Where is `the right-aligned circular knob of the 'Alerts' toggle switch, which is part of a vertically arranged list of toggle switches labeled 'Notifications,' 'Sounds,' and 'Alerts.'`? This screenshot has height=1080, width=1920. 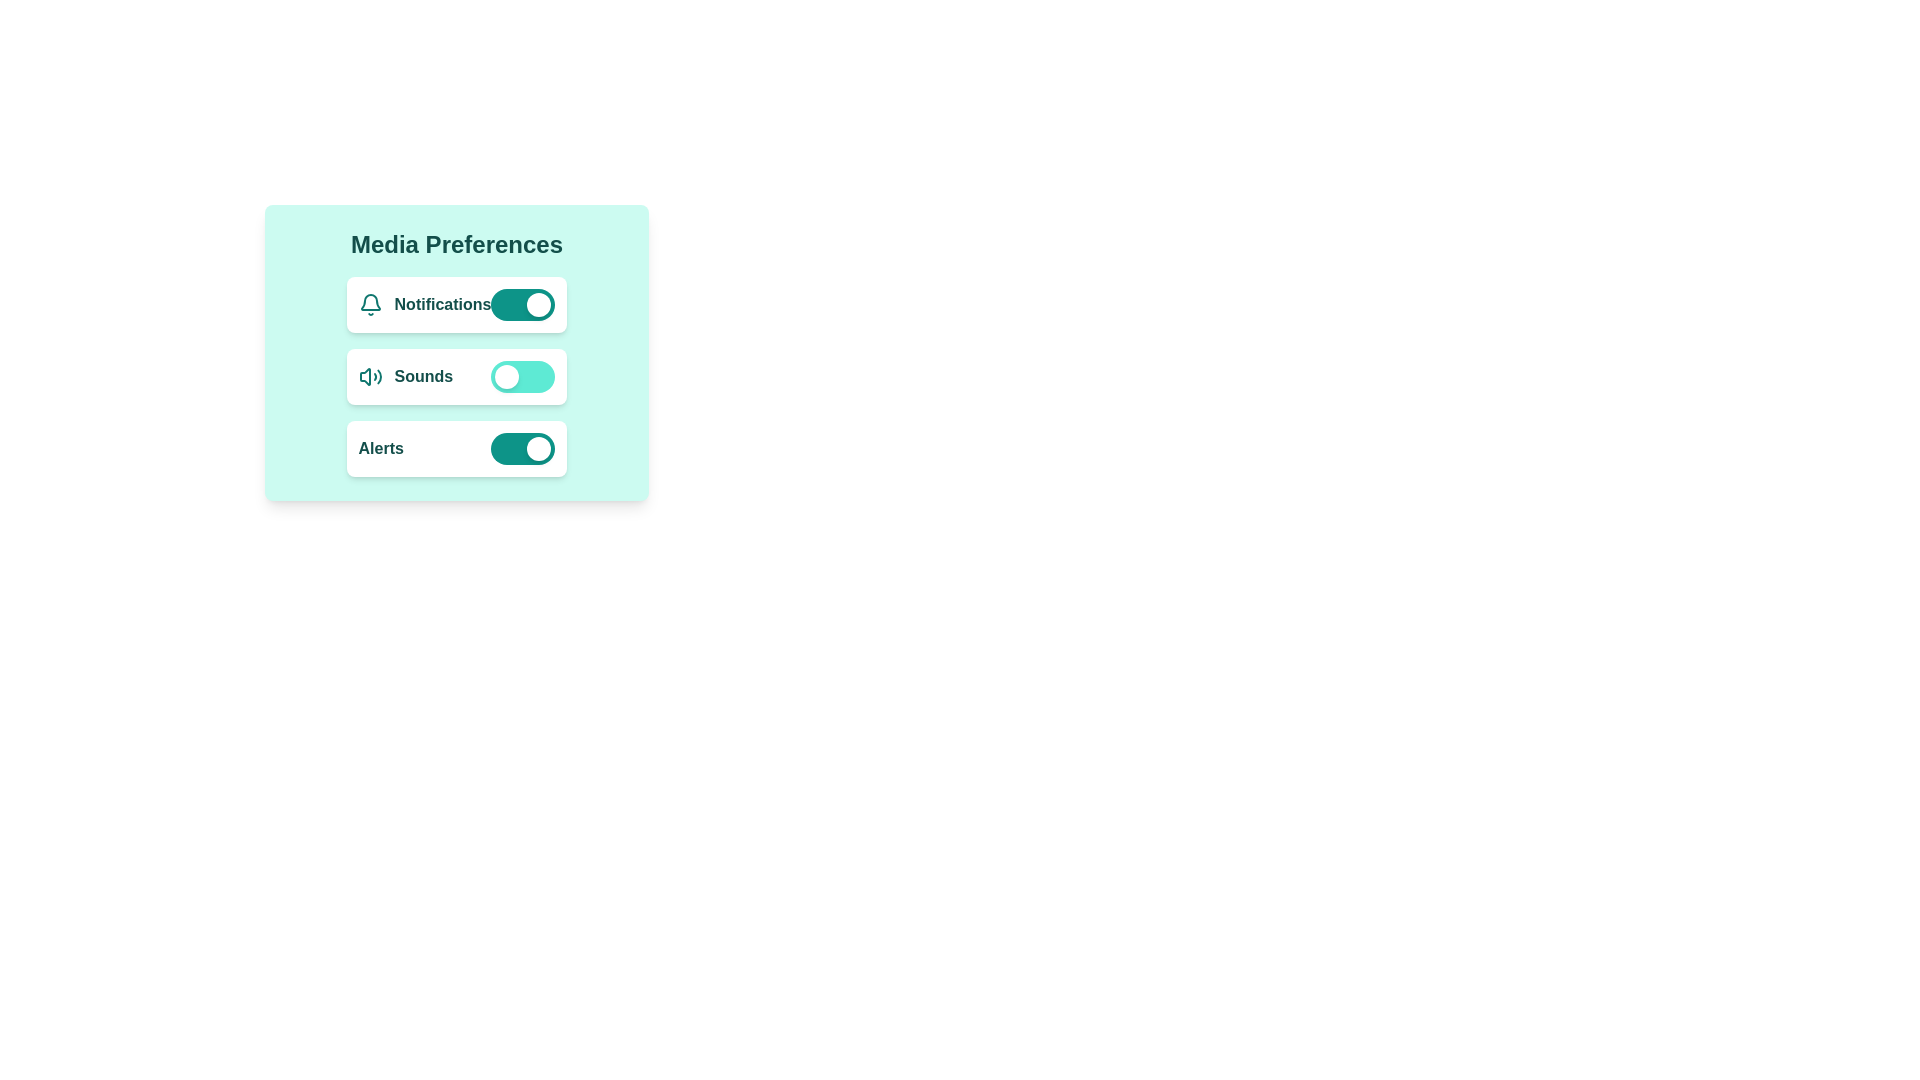 the right-aligned circular knob of the 'Alerts' toggle switch, which is part of a vertically arranged list of toggle switches labeled 'Notifications,' 'Sounds,' and 'Alerts.' is located at coordinates (539, 447).